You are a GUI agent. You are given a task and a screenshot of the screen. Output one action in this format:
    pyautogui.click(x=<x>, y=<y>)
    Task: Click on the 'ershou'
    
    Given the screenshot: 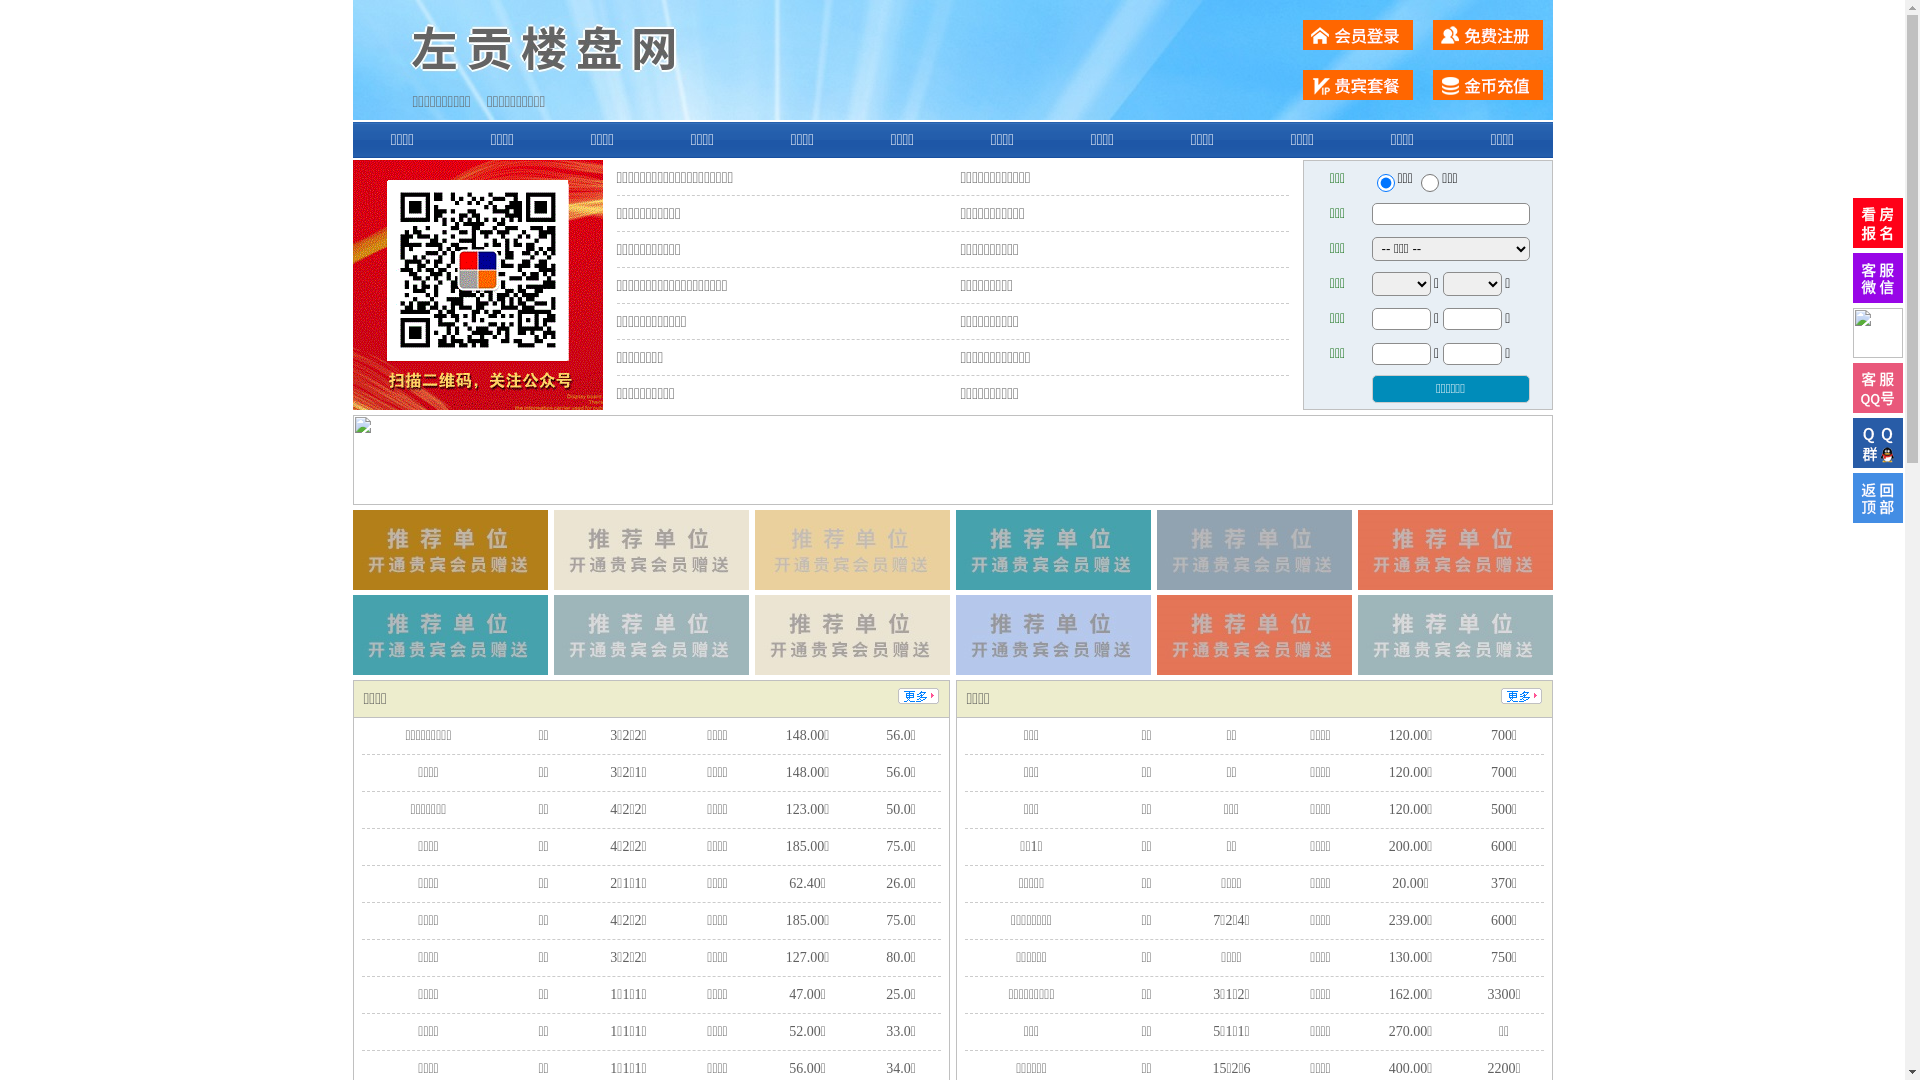 What is the action you would take?
    pyautogui.click(x=1384, y=182)
    